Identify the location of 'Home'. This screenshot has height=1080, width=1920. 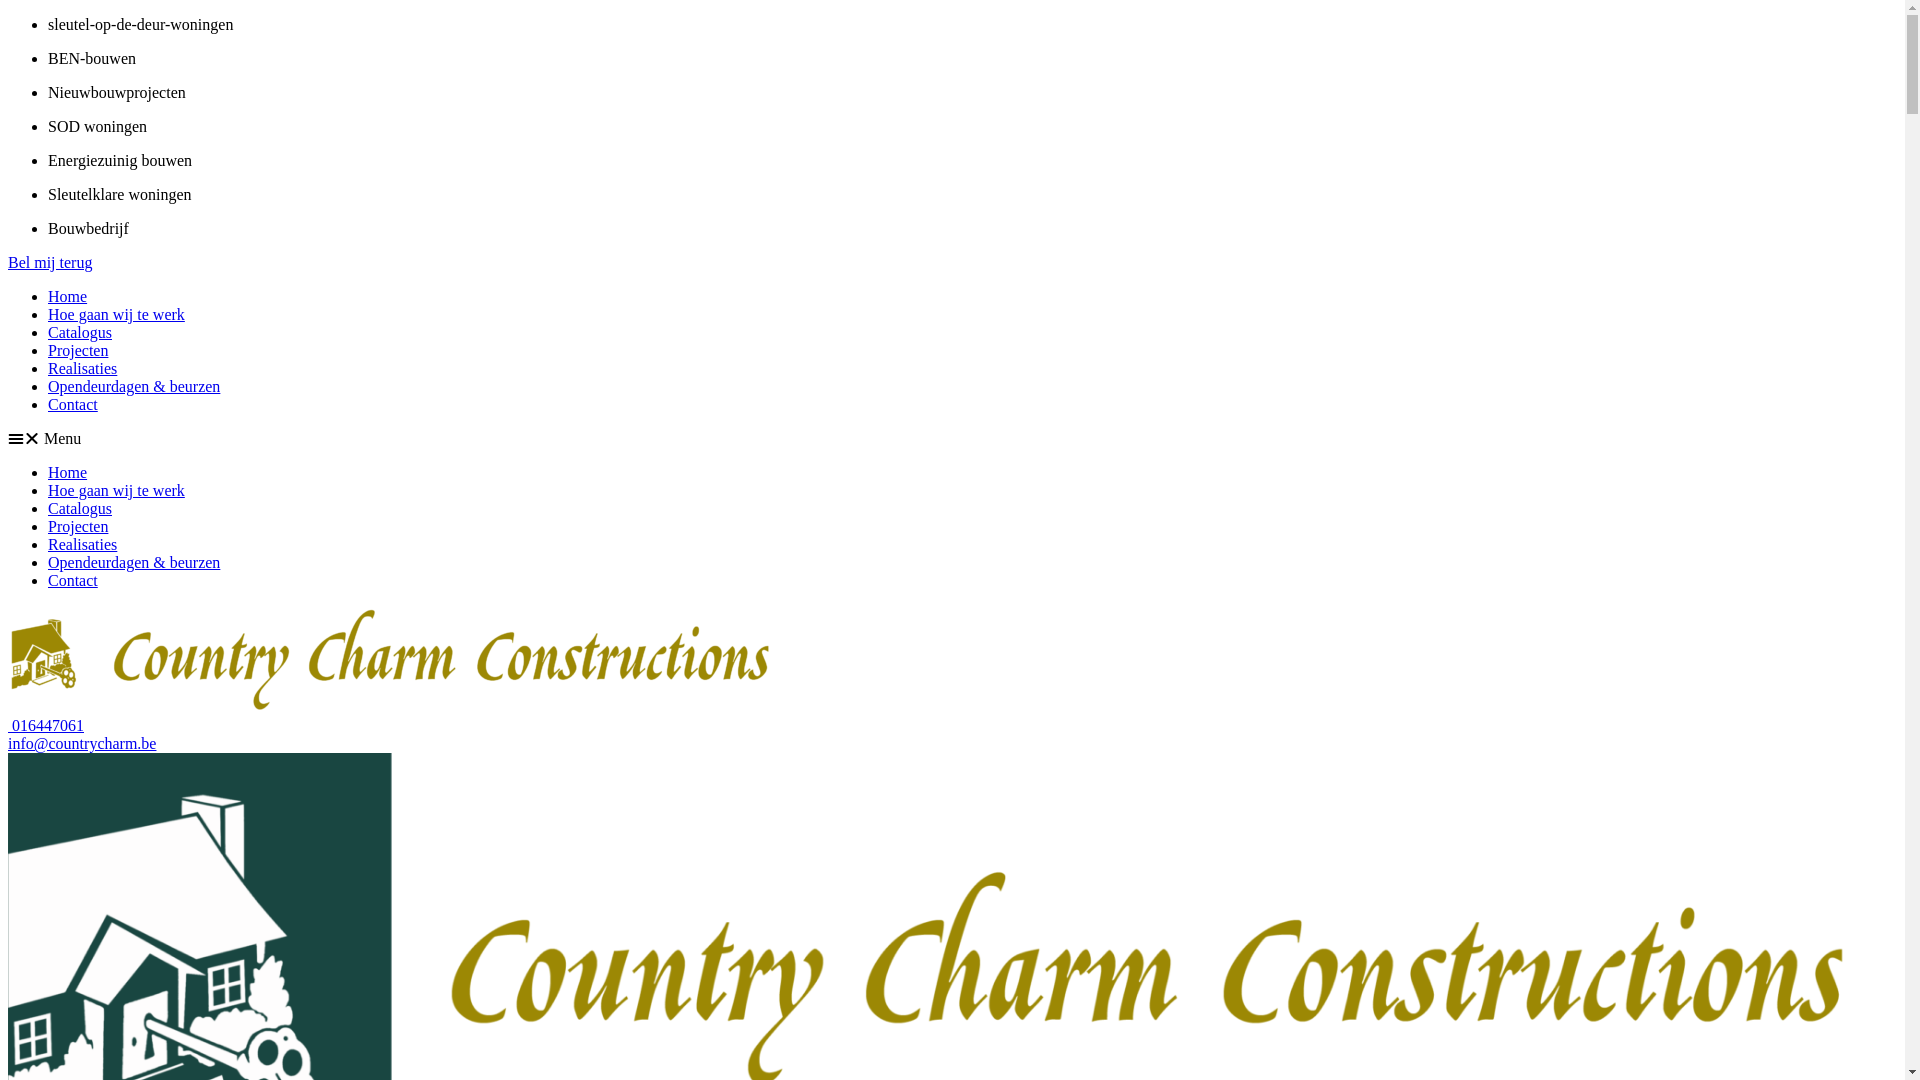
(67, 296).